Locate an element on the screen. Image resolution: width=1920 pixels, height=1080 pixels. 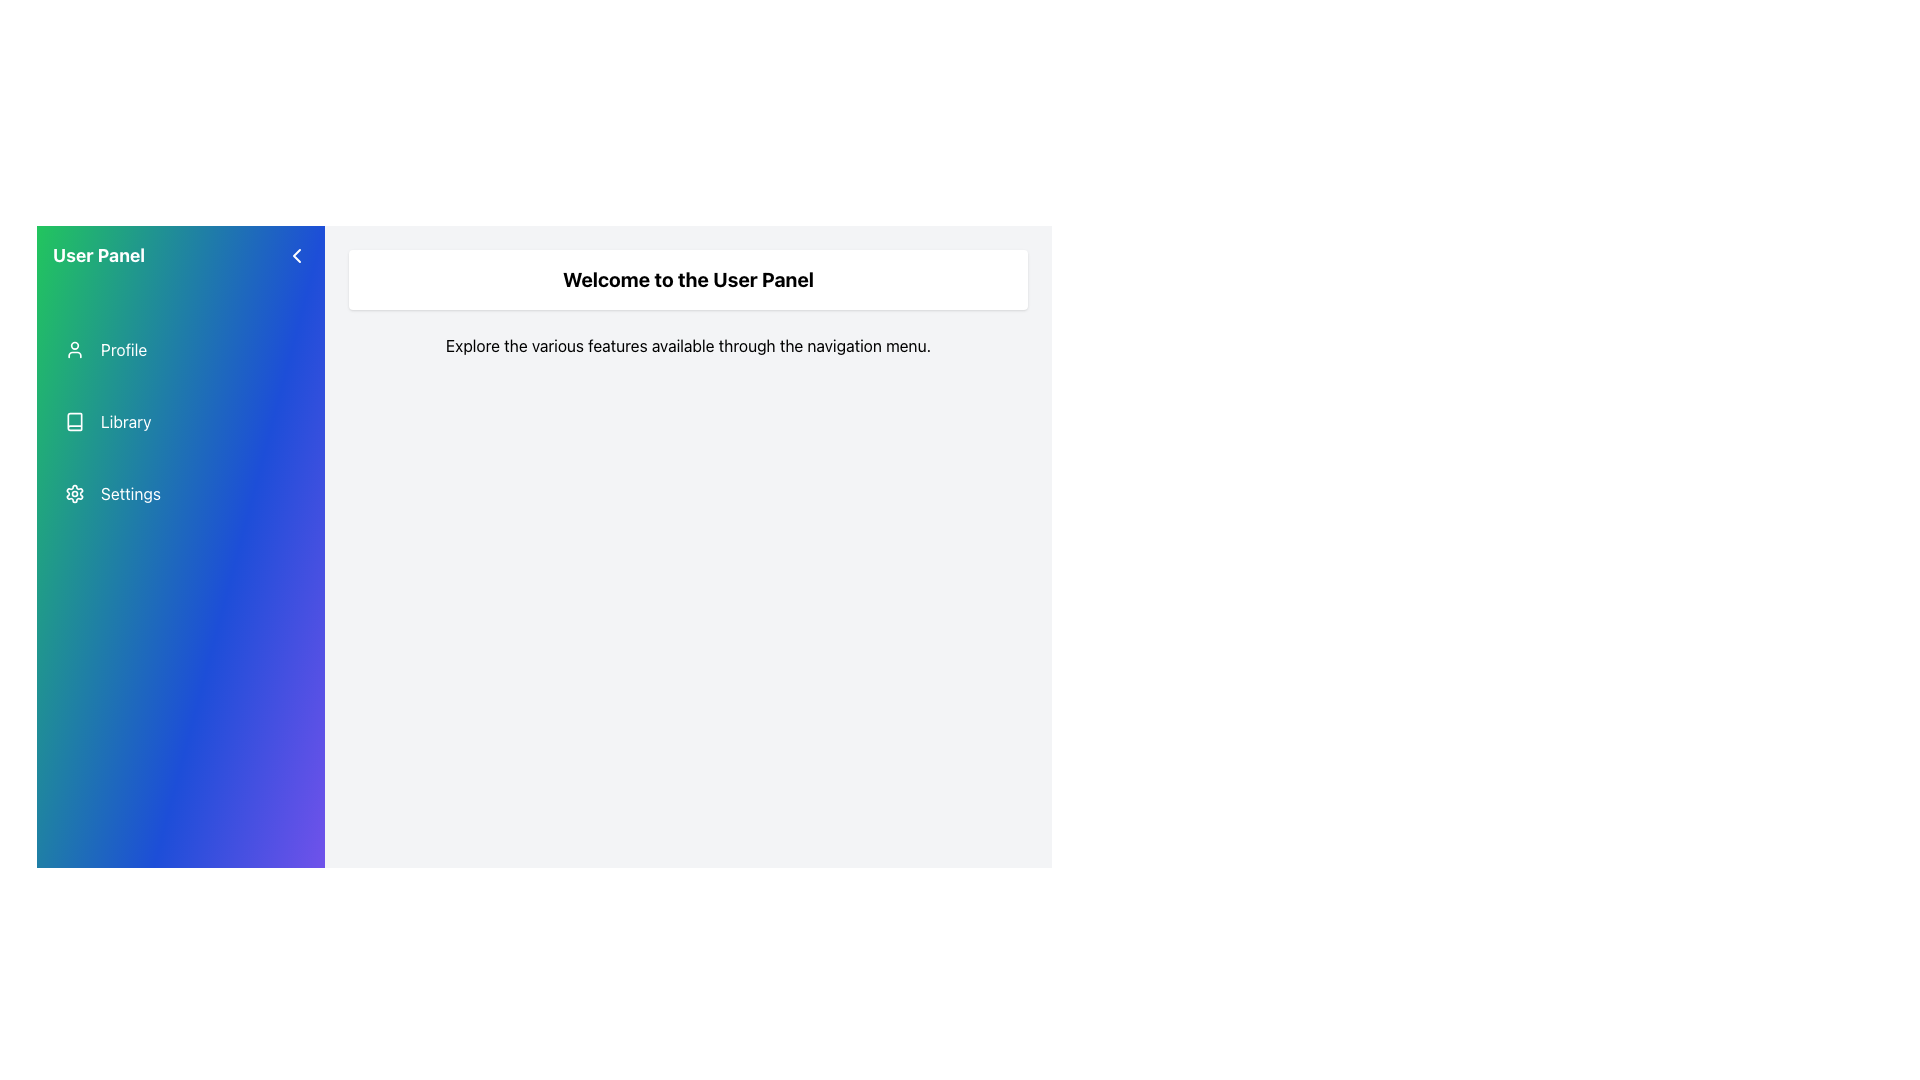
the 'Library' graphical icon in the user panel navigation menu is located at coordinates (75, 420).